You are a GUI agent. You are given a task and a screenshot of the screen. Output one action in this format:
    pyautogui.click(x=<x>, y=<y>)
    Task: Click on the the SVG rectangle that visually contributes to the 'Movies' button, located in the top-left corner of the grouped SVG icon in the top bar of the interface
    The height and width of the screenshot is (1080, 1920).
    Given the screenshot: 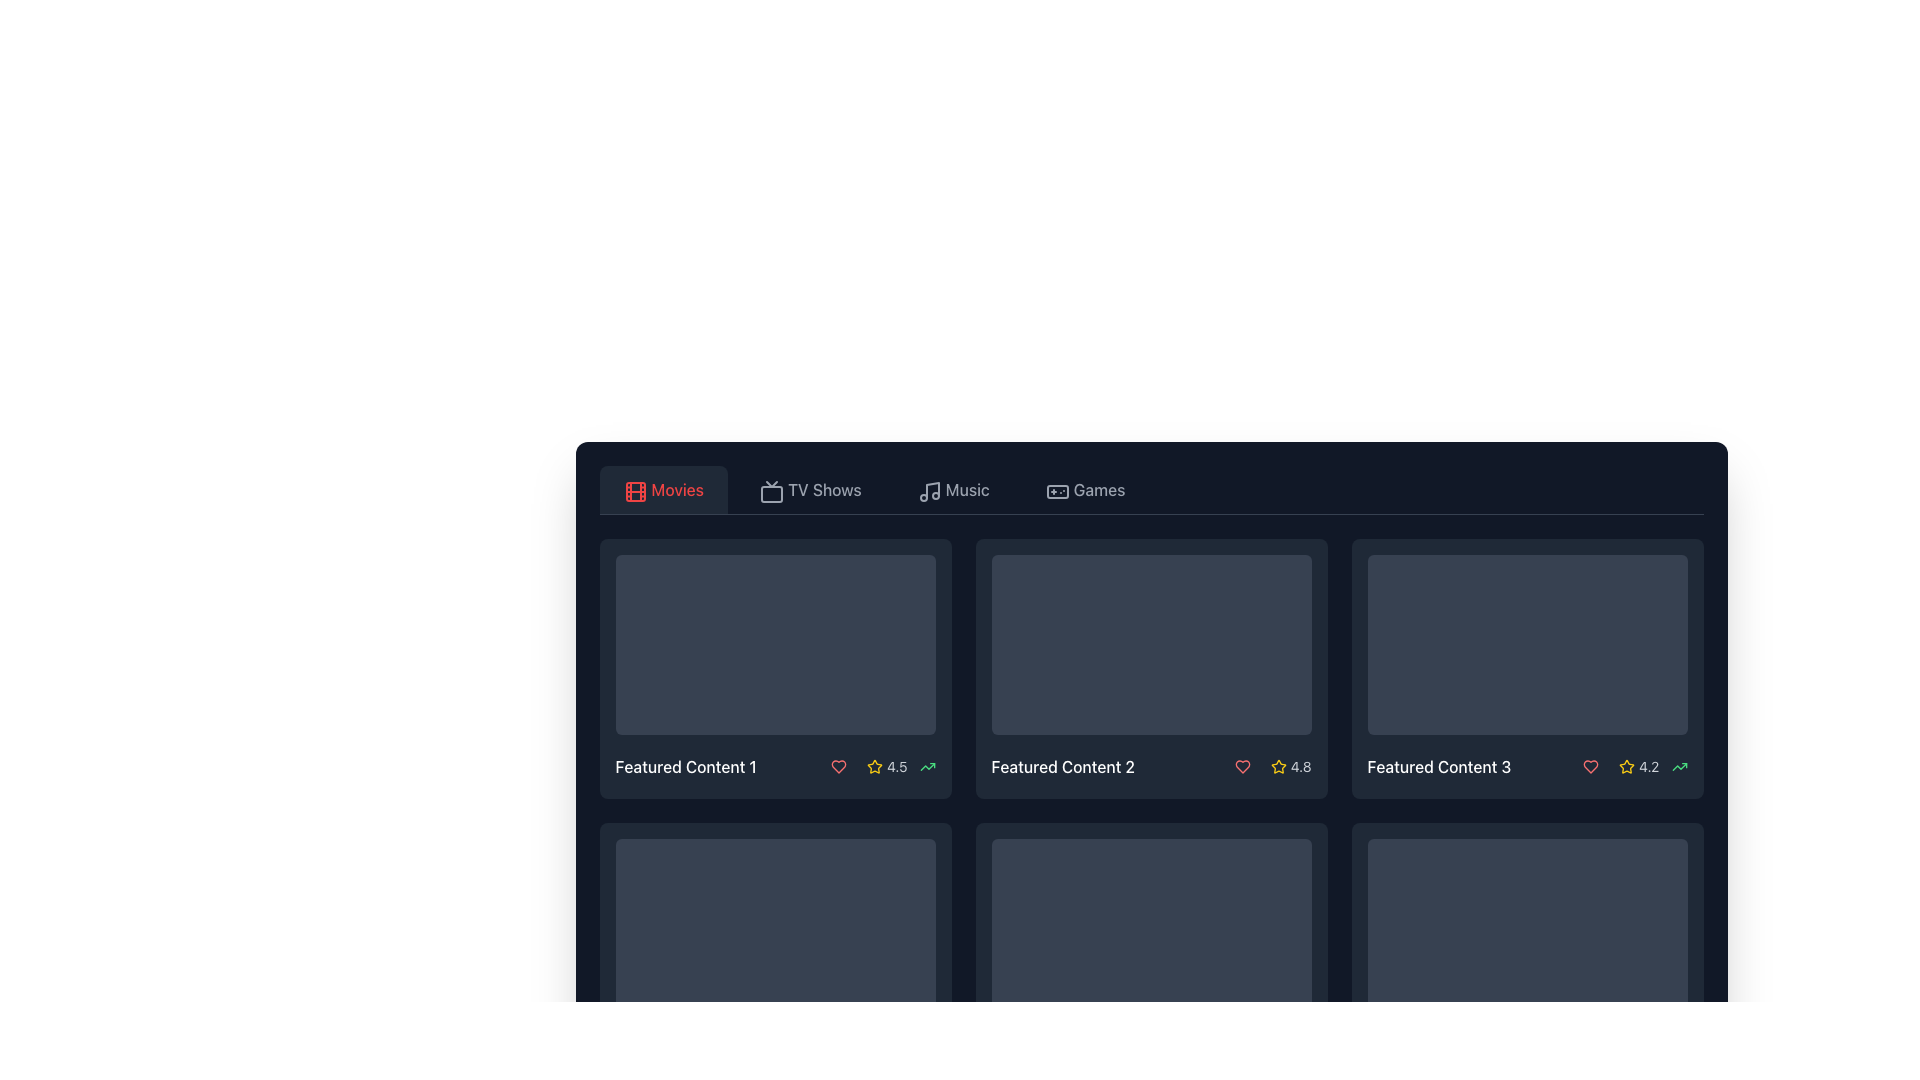 What is the action you would take?
    pyautogui.click(x=634, y=492)
    